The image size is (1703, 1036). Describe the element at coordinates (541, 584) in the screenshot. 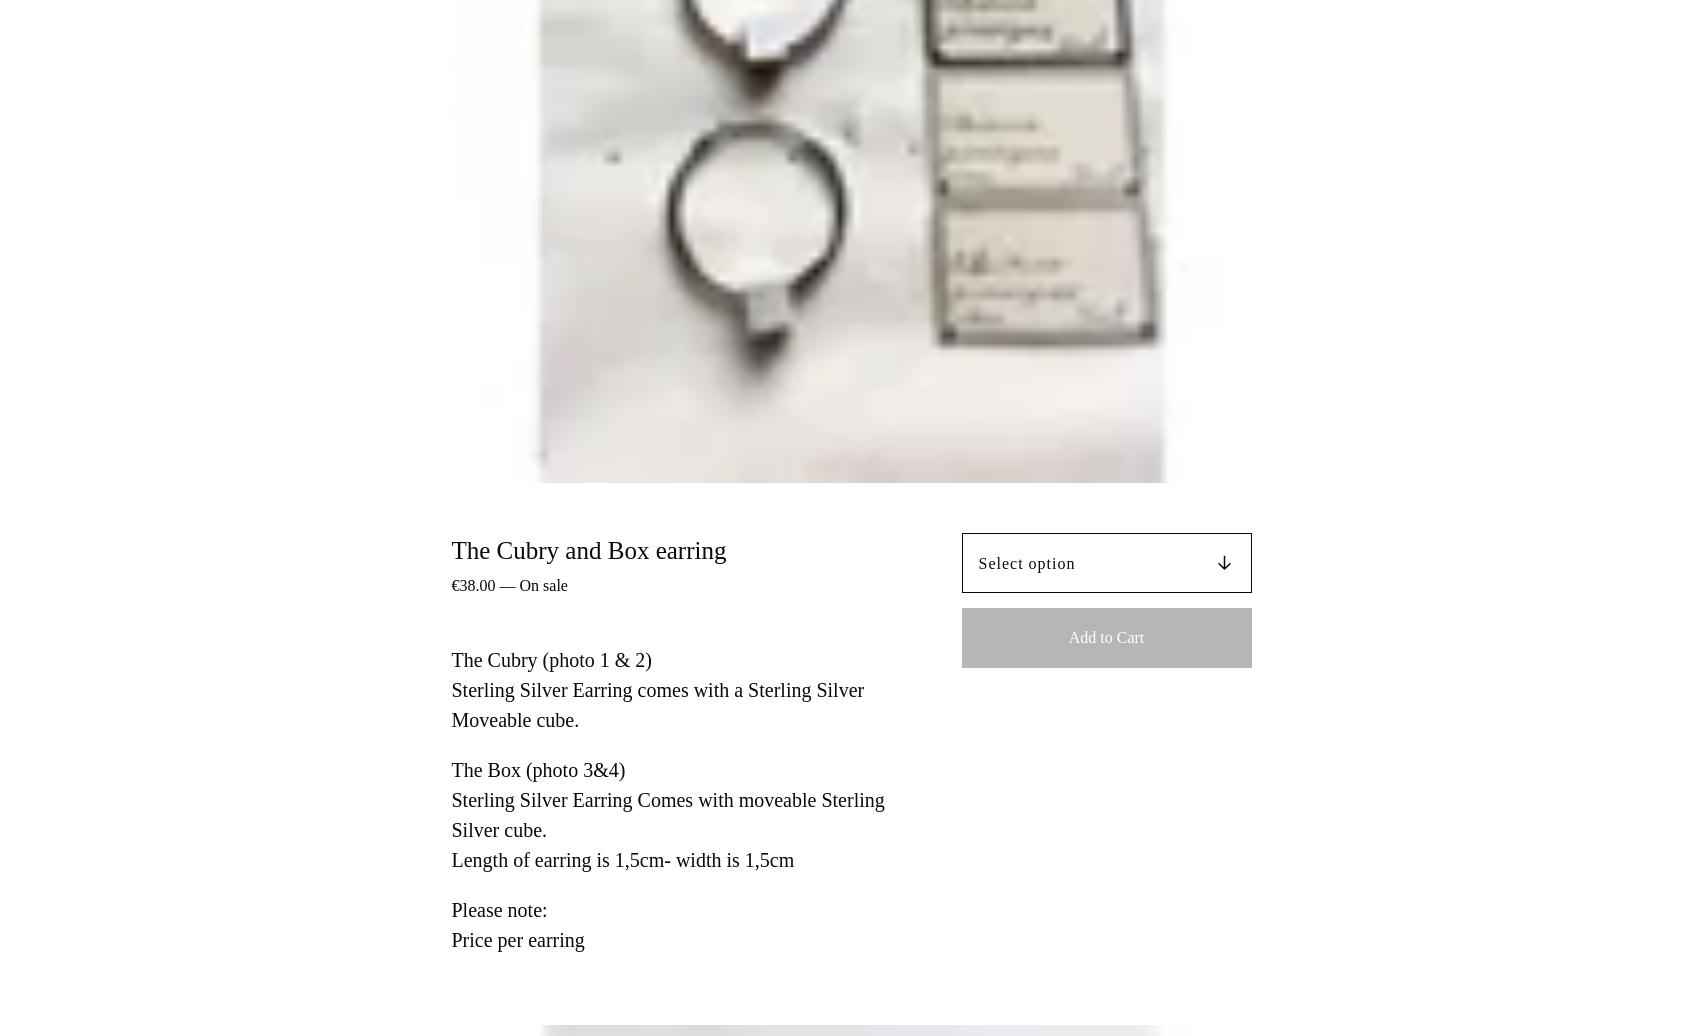

I see `'On sale'` at that location.